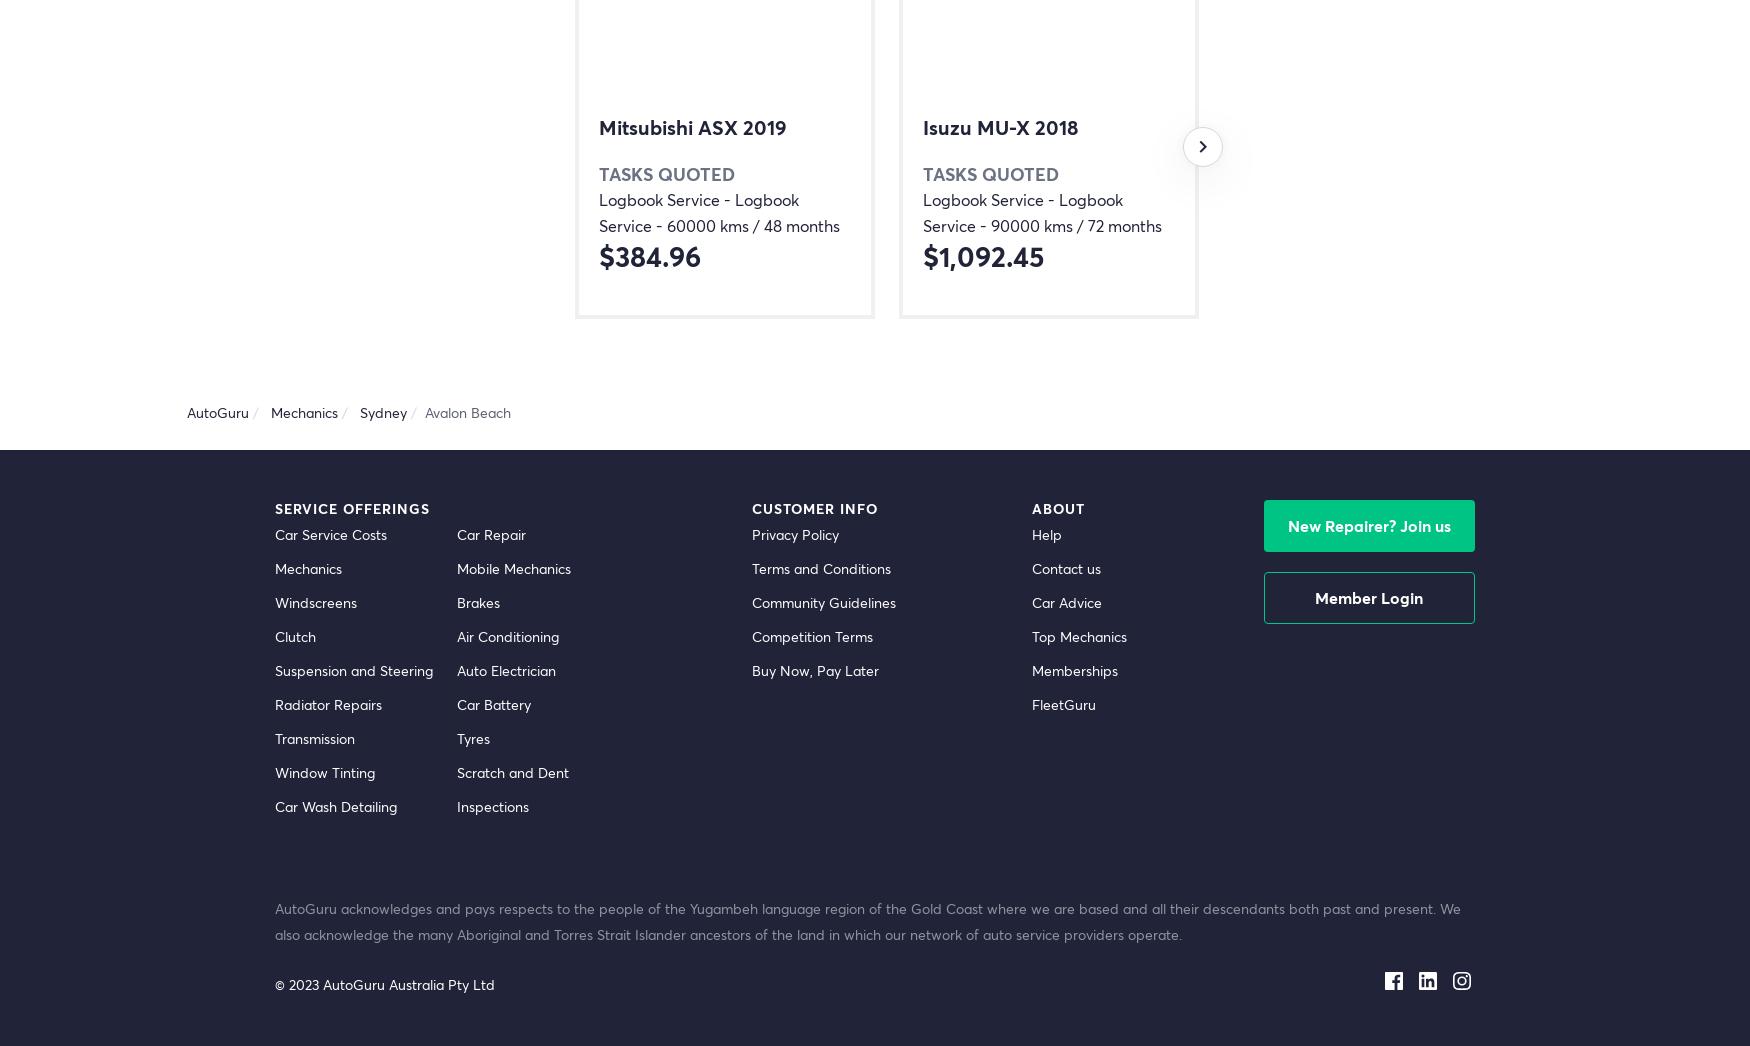 The image size is (1750, 1046). Describe the element at coordinates (1030, 669) in the screenshot. I see `'Memberships'` at that location.